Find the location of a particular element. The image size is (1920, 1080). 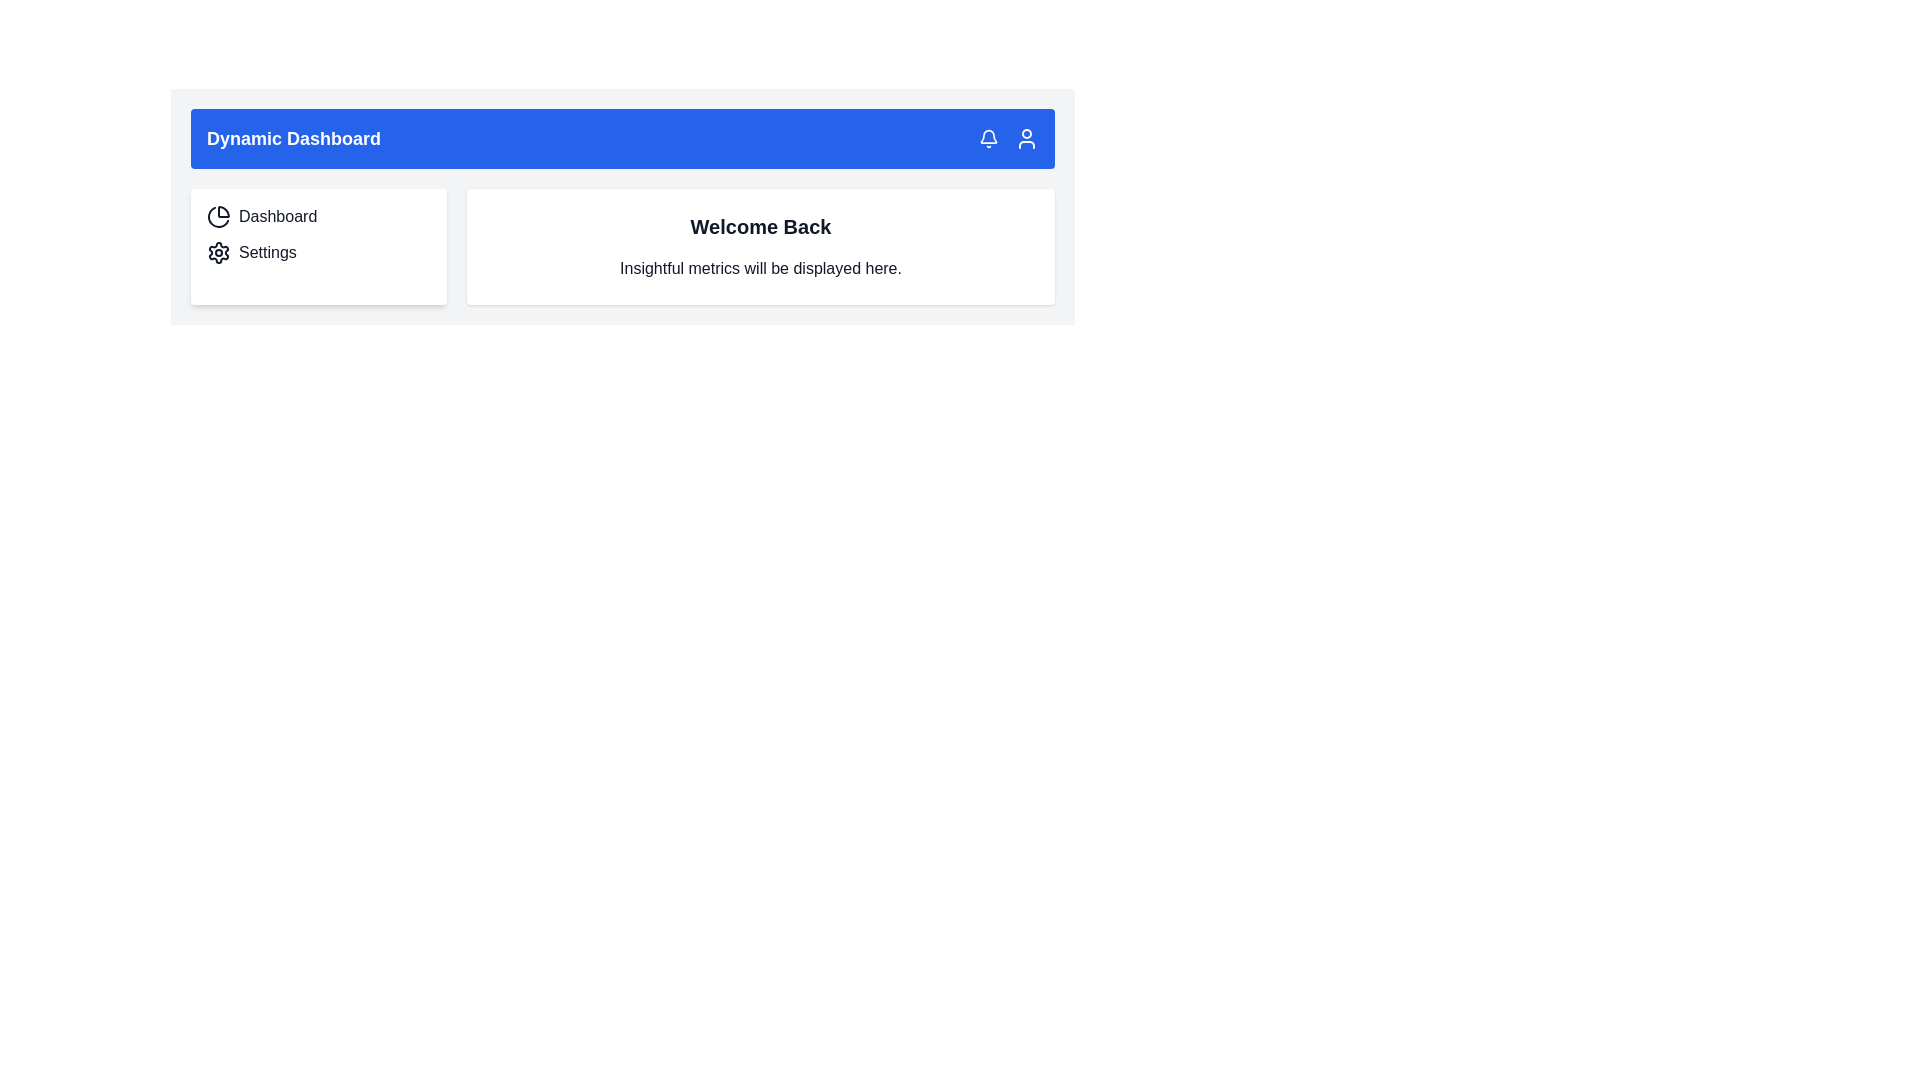

the user avatar icon button, which is a circular shape with a head and shoulders silhouette, positioned at the top-right corner of the navigation bar is located at coordinates (1027, 137).